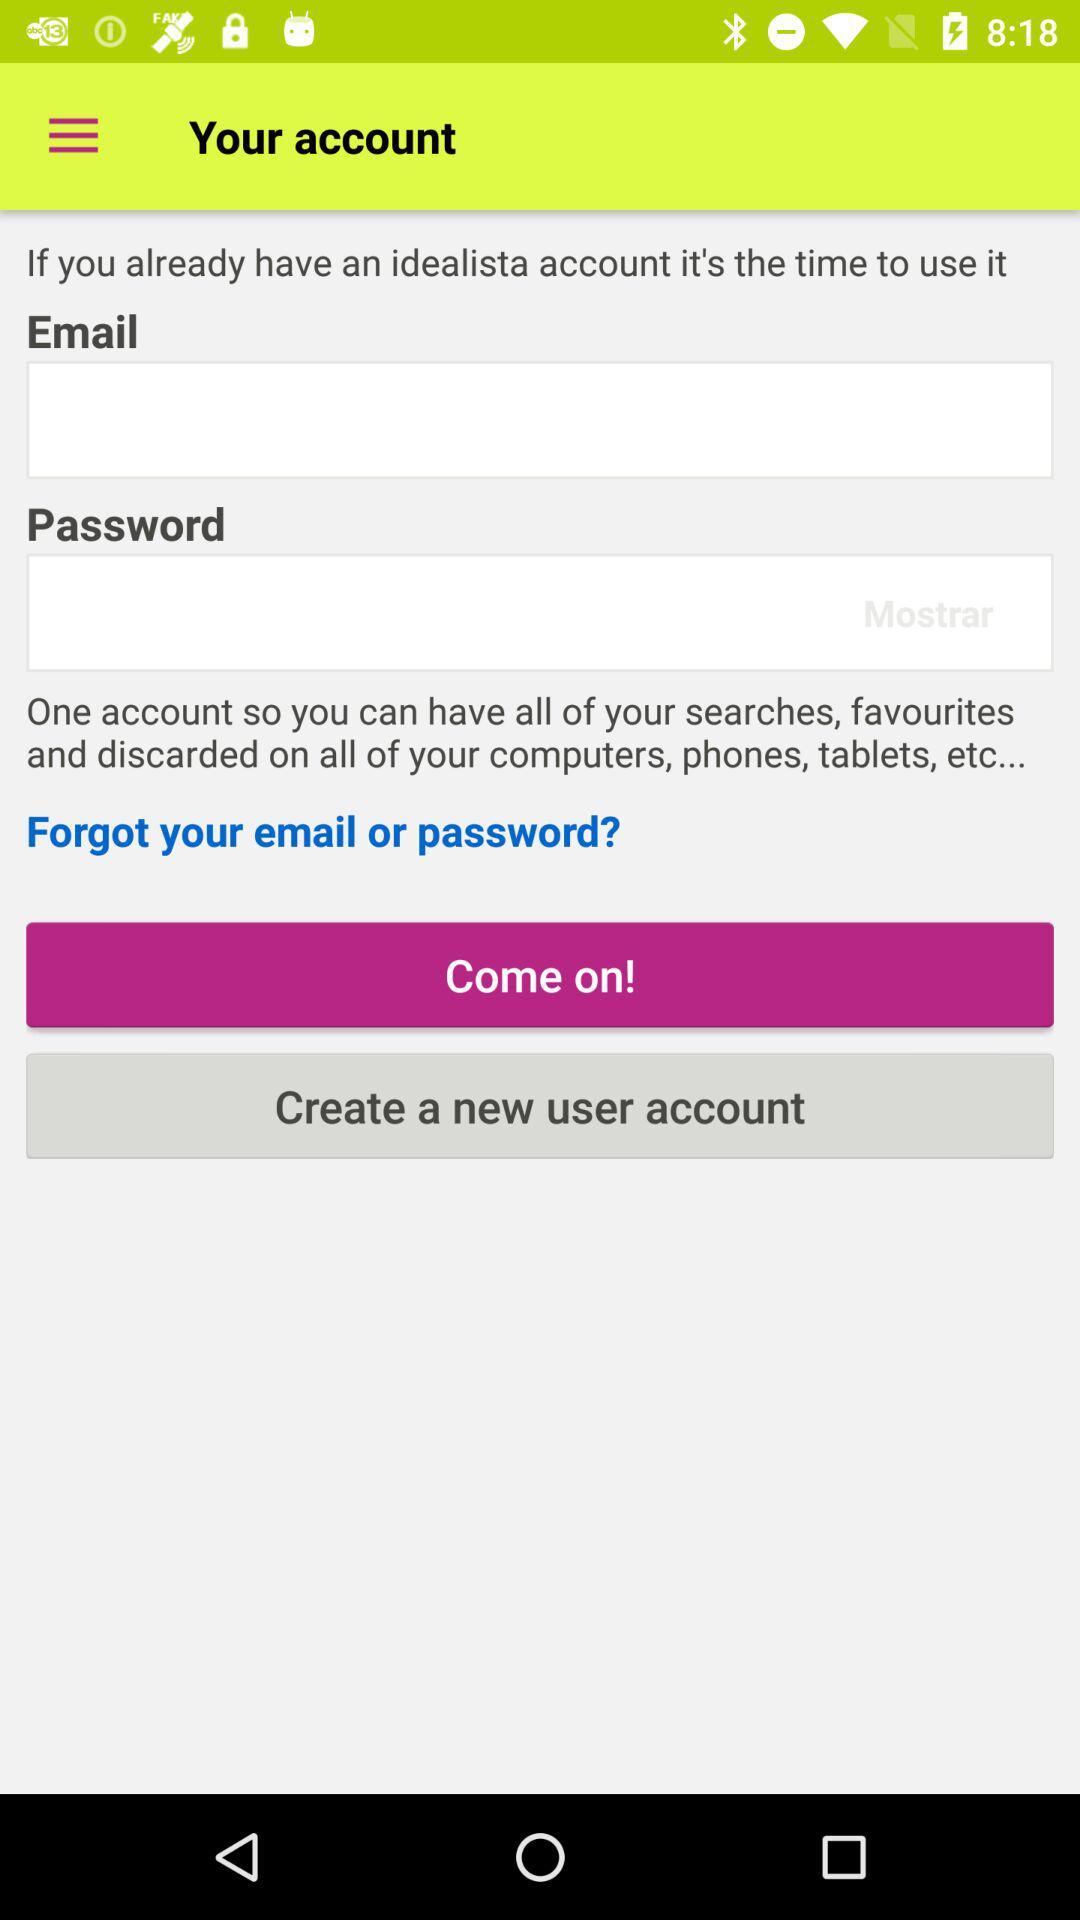 Image resolution: width=1080 pixels, height=1920 pixels. Describe the element at coordinates (72, 135) in the screenshot. I see `icon above the if you already icon` at that location.